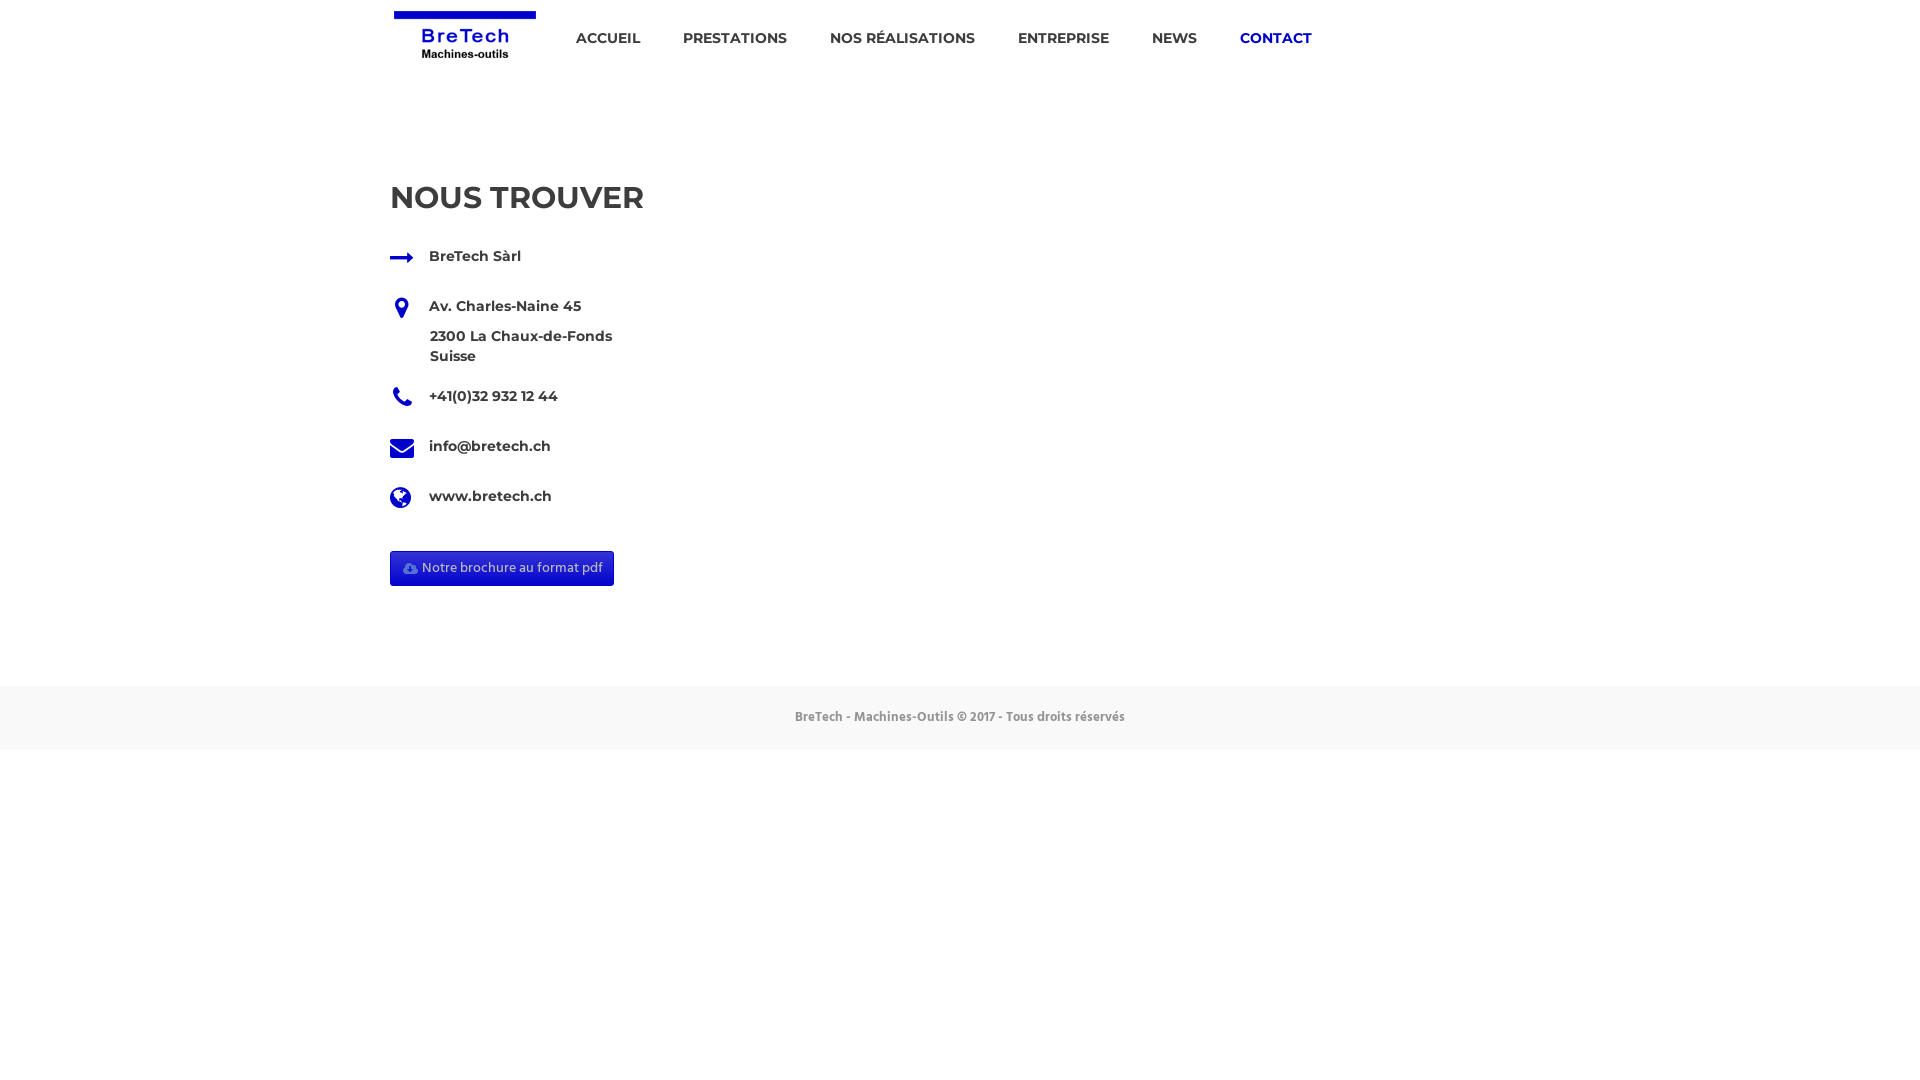  What do you see at coordinates (607, 38) in the screenshot?
I see `'ACCUEIL'` at bounding box center [607, 38].